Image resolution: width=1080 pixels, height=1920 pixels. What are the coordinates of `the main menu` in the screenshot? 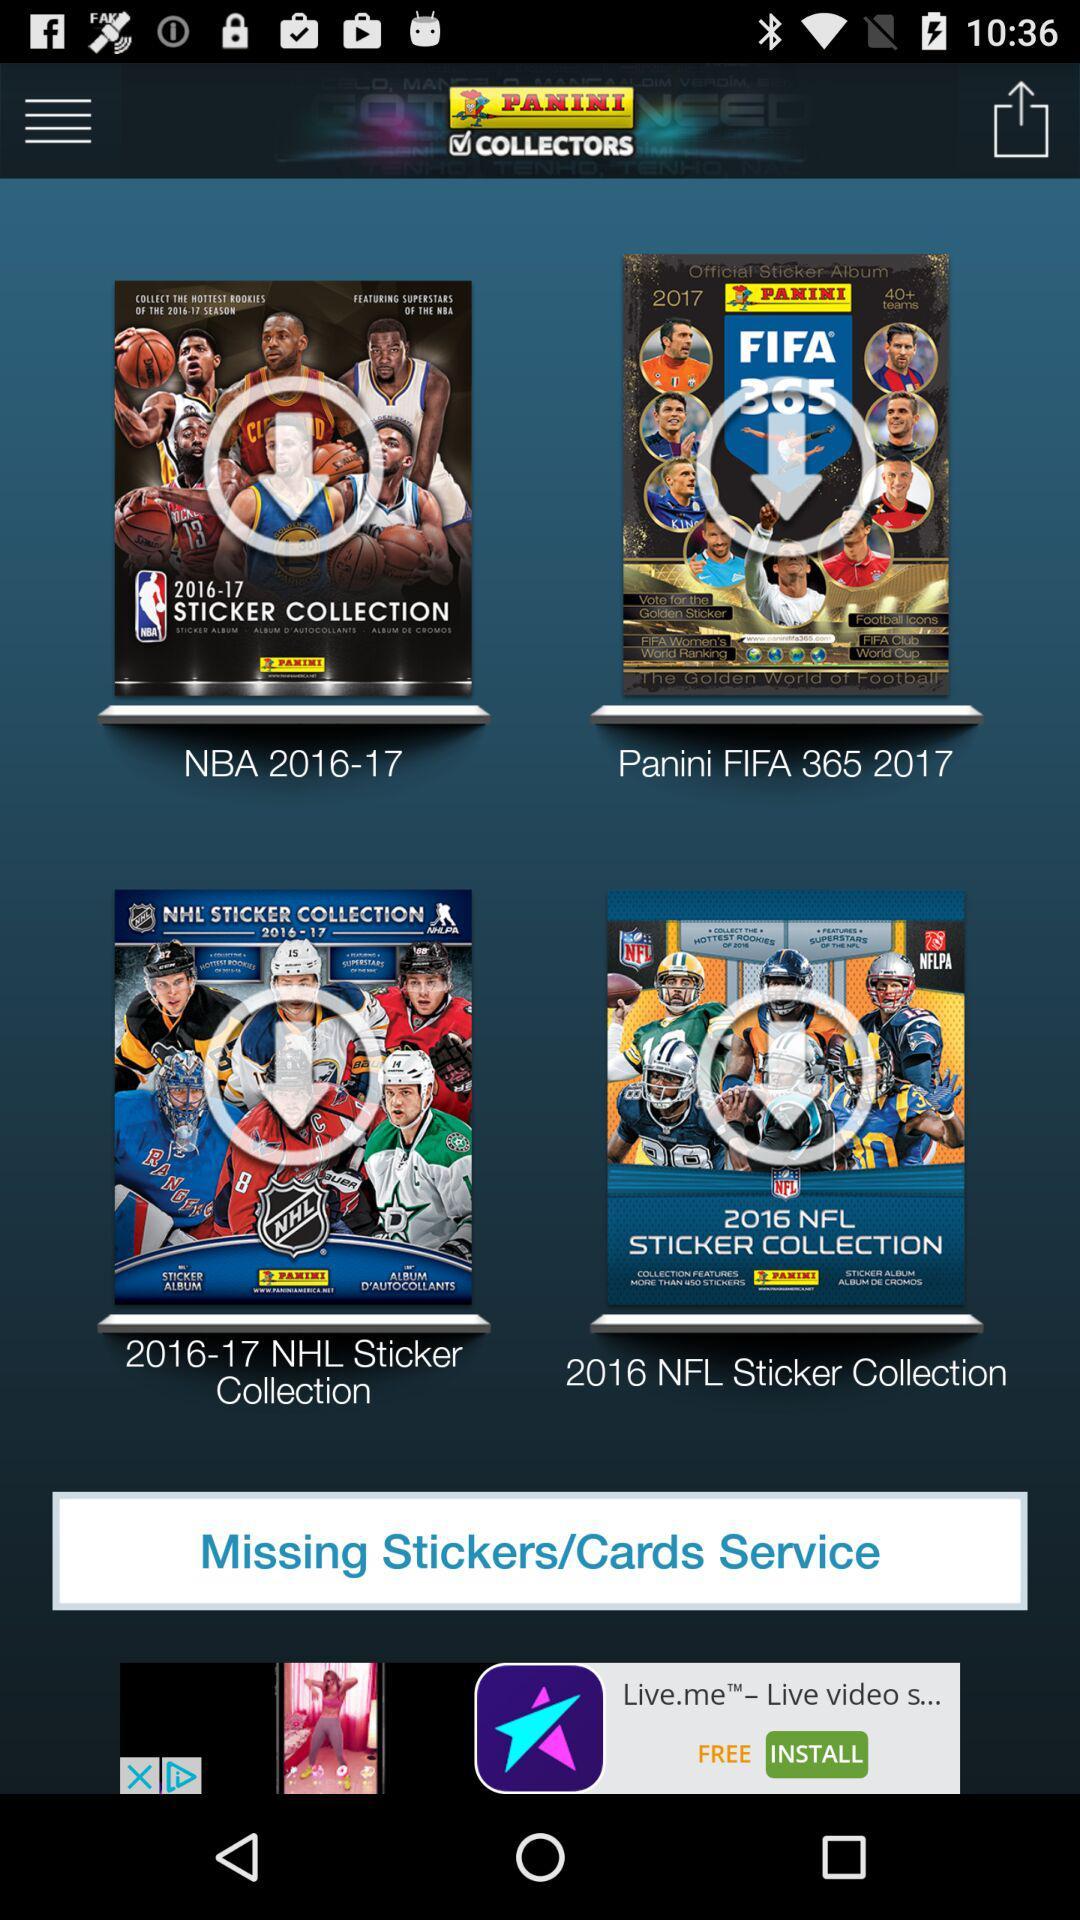 It's located at (235, 109).